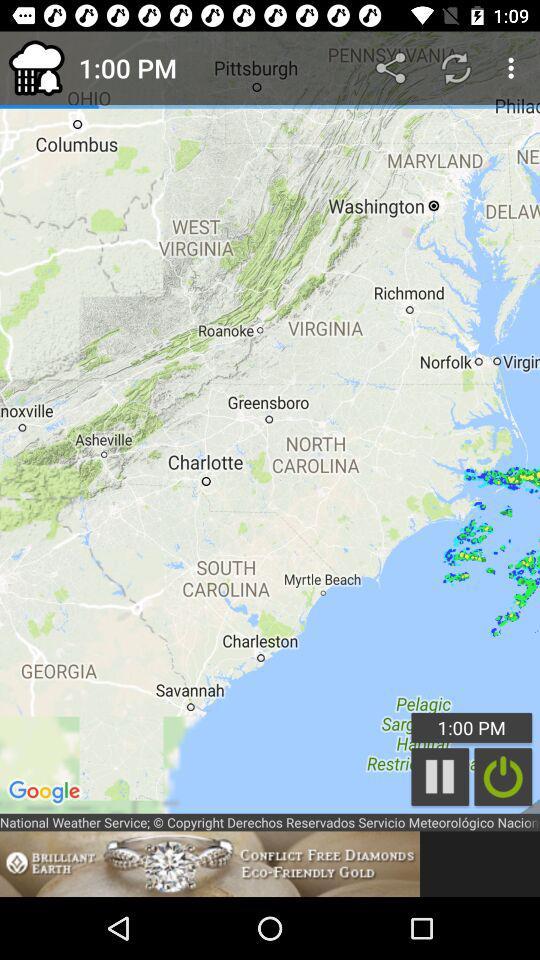  I want to click on play, so click(440, 776).